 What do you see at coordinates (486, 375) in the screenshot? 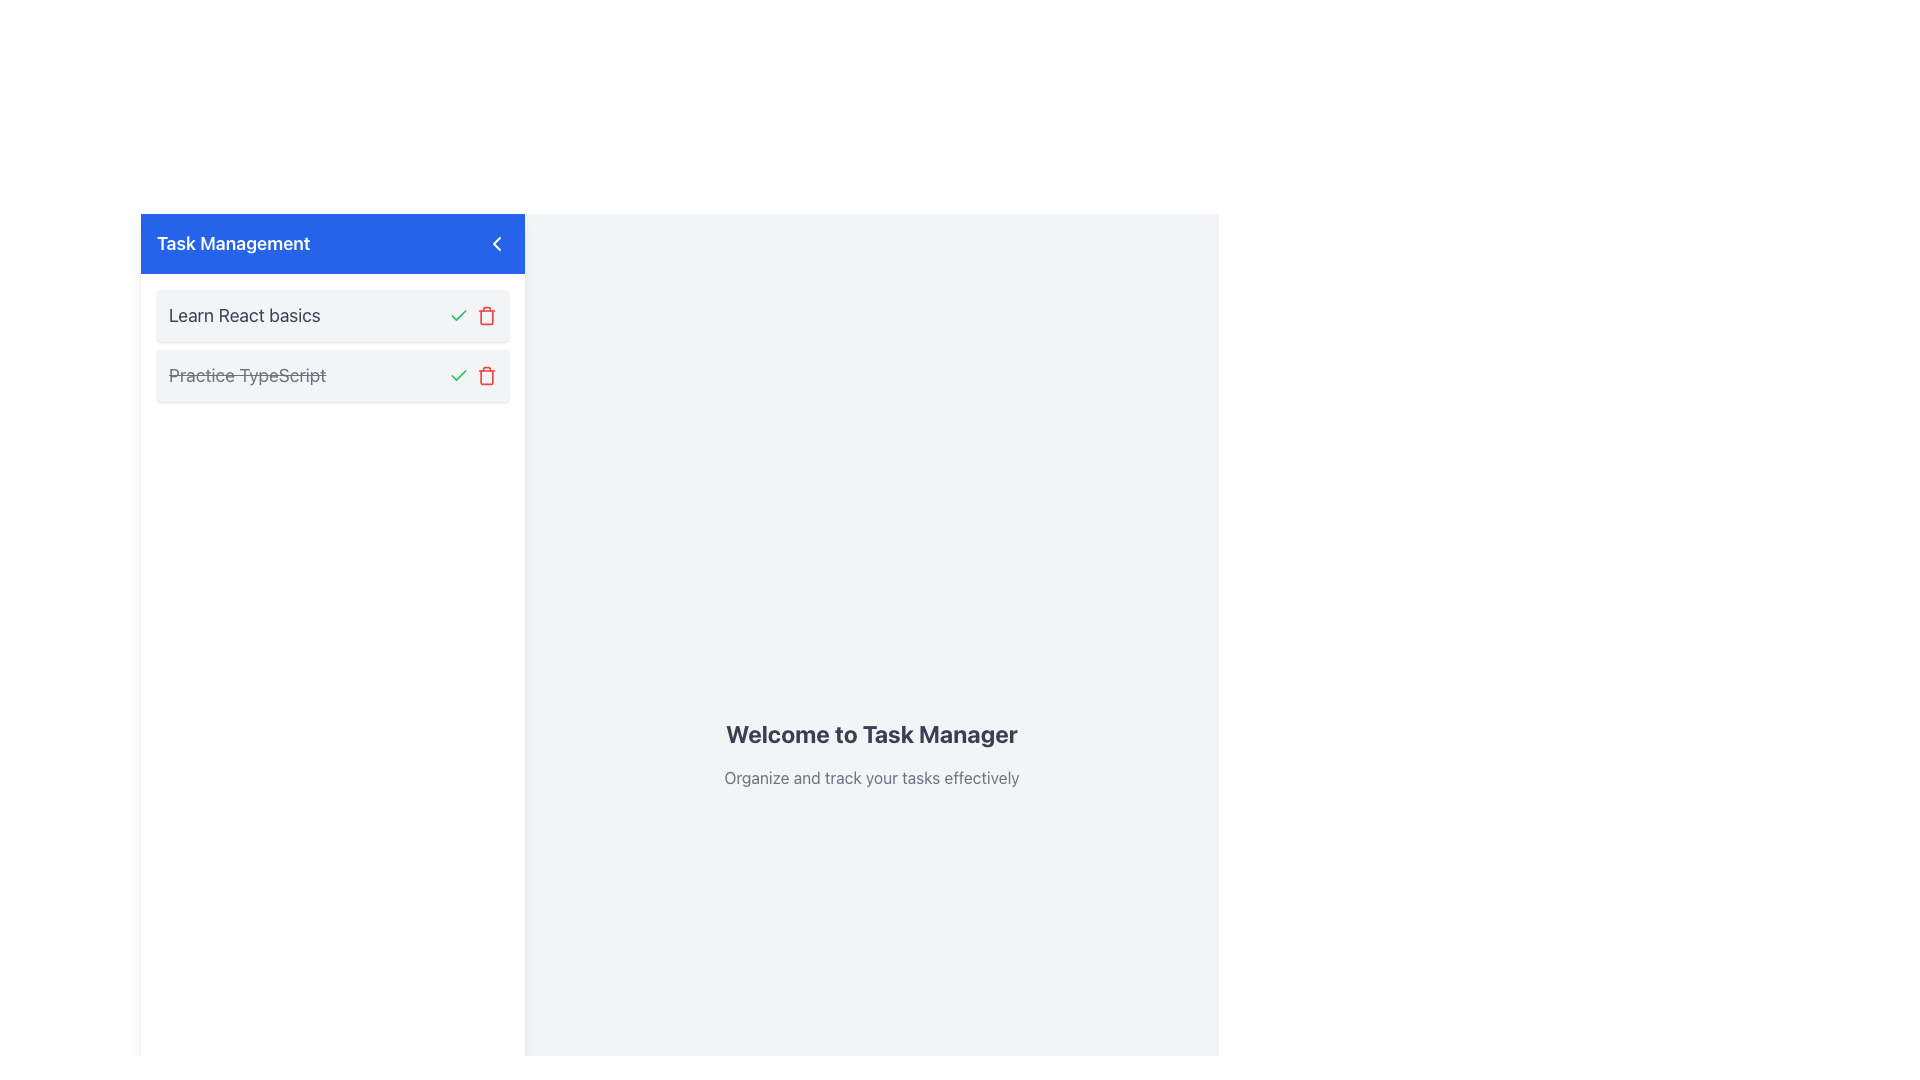
I see `the delete button located to the right of the 'Practice TypeScript' task` at bounding box center [486, 375].